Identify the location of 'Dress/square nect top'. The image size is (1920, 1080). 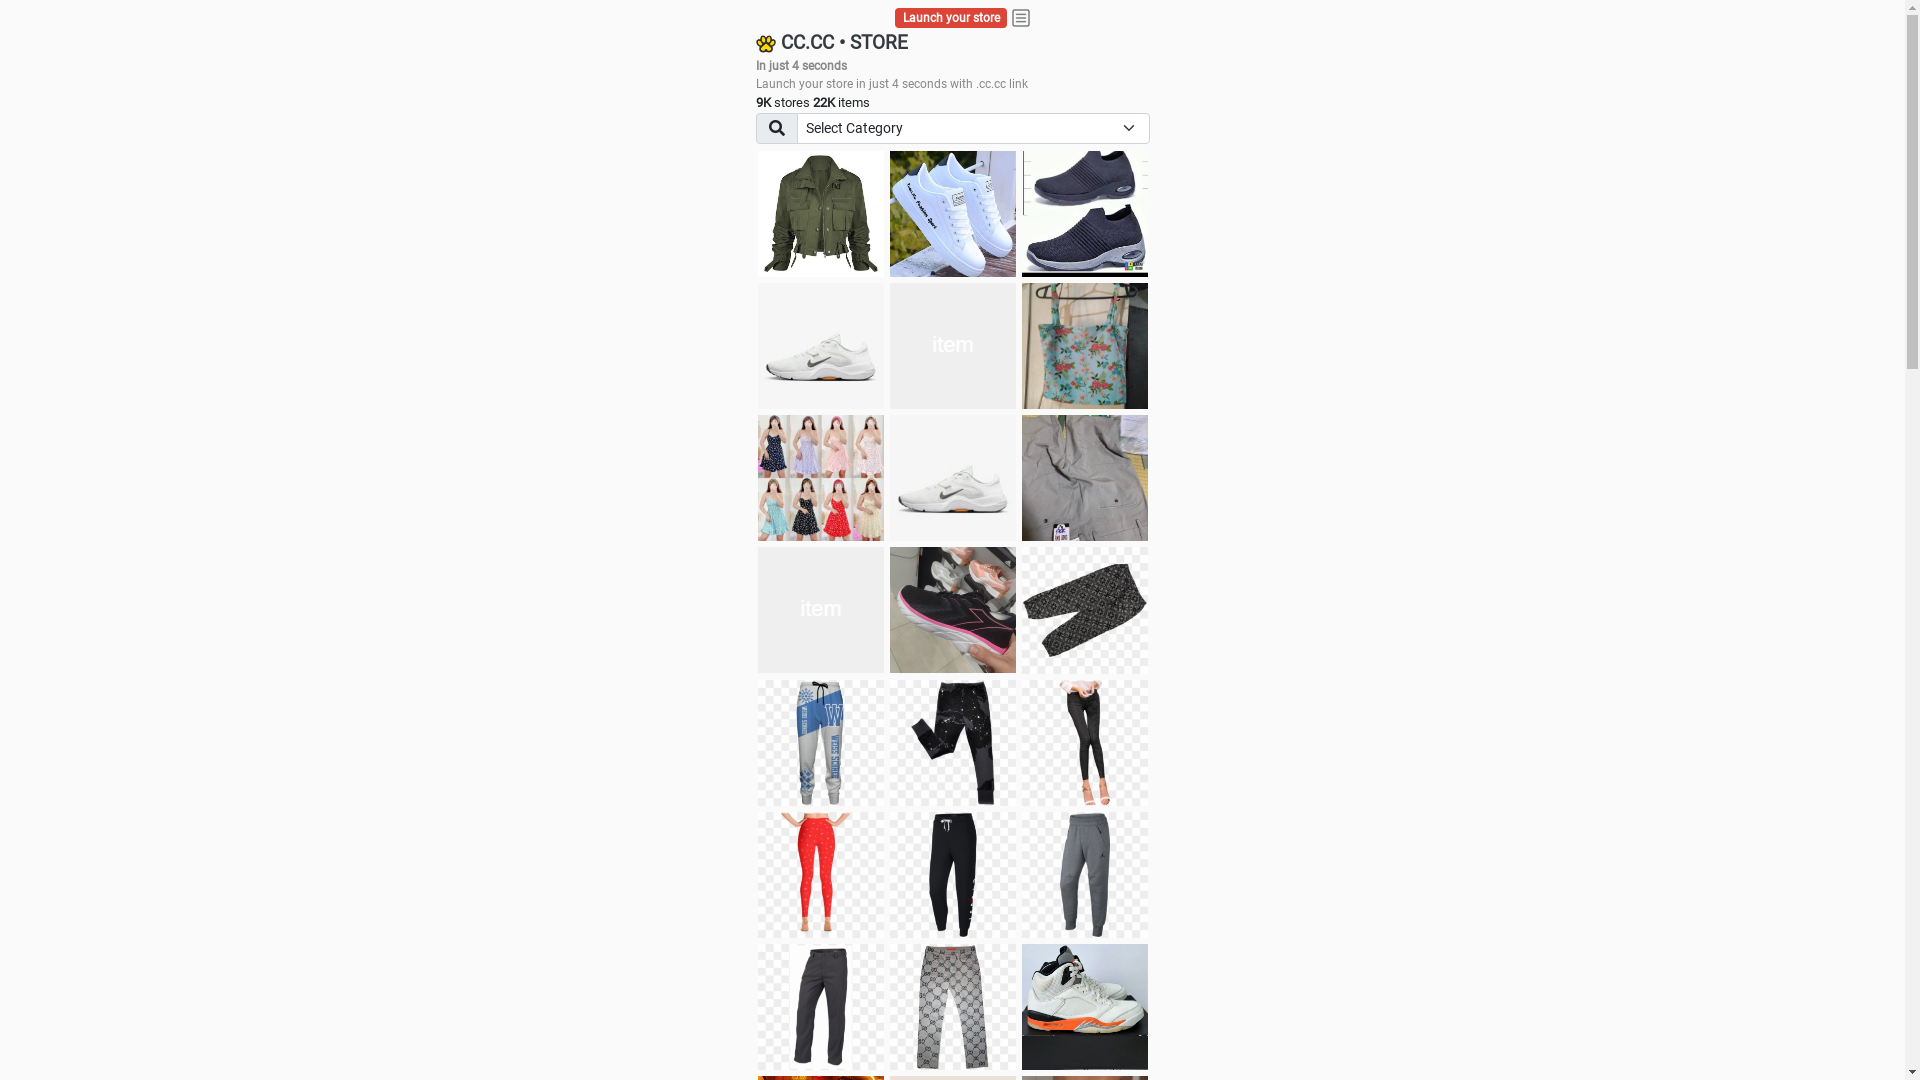
(757, 478).